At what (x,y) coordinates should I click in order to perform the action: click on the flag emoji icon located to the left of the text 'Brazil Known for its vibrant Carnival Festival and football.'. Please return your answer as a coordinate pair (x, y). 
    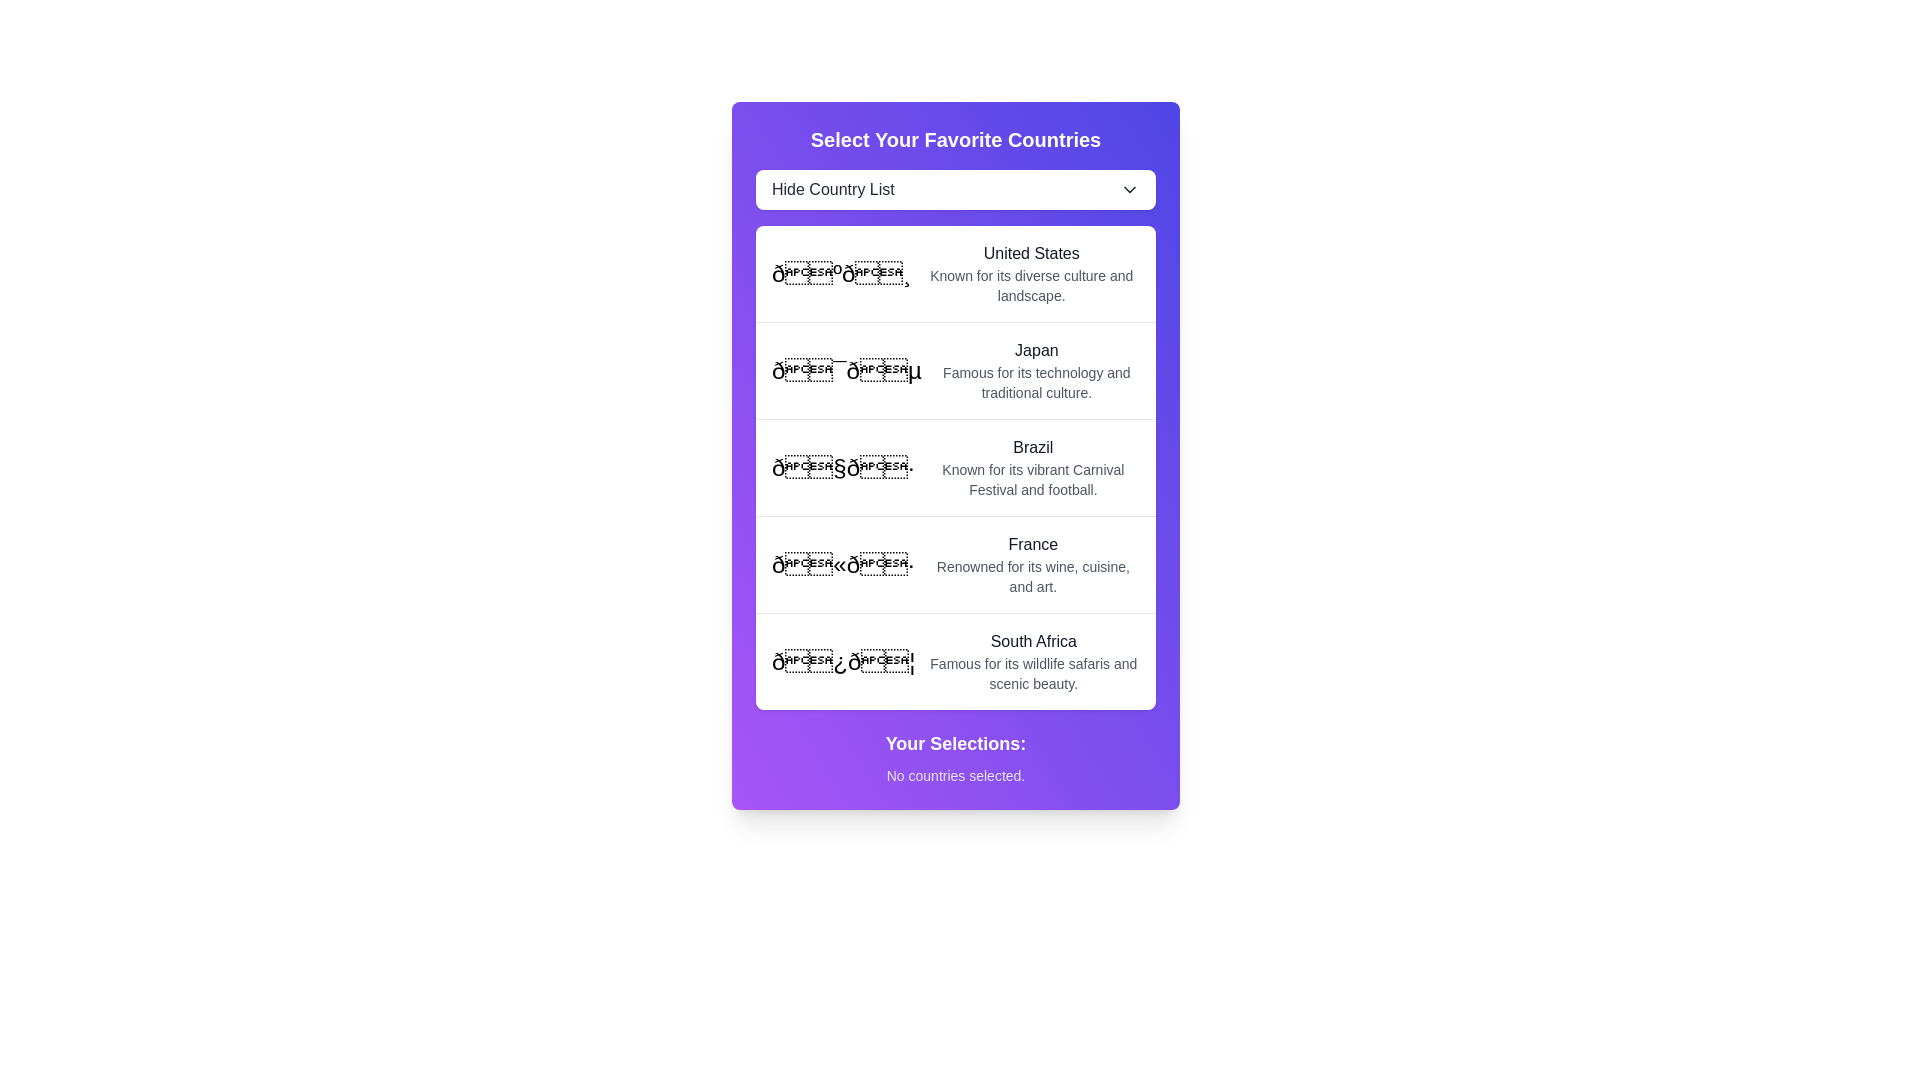
    Looking at the image, I should click on (843, 467).